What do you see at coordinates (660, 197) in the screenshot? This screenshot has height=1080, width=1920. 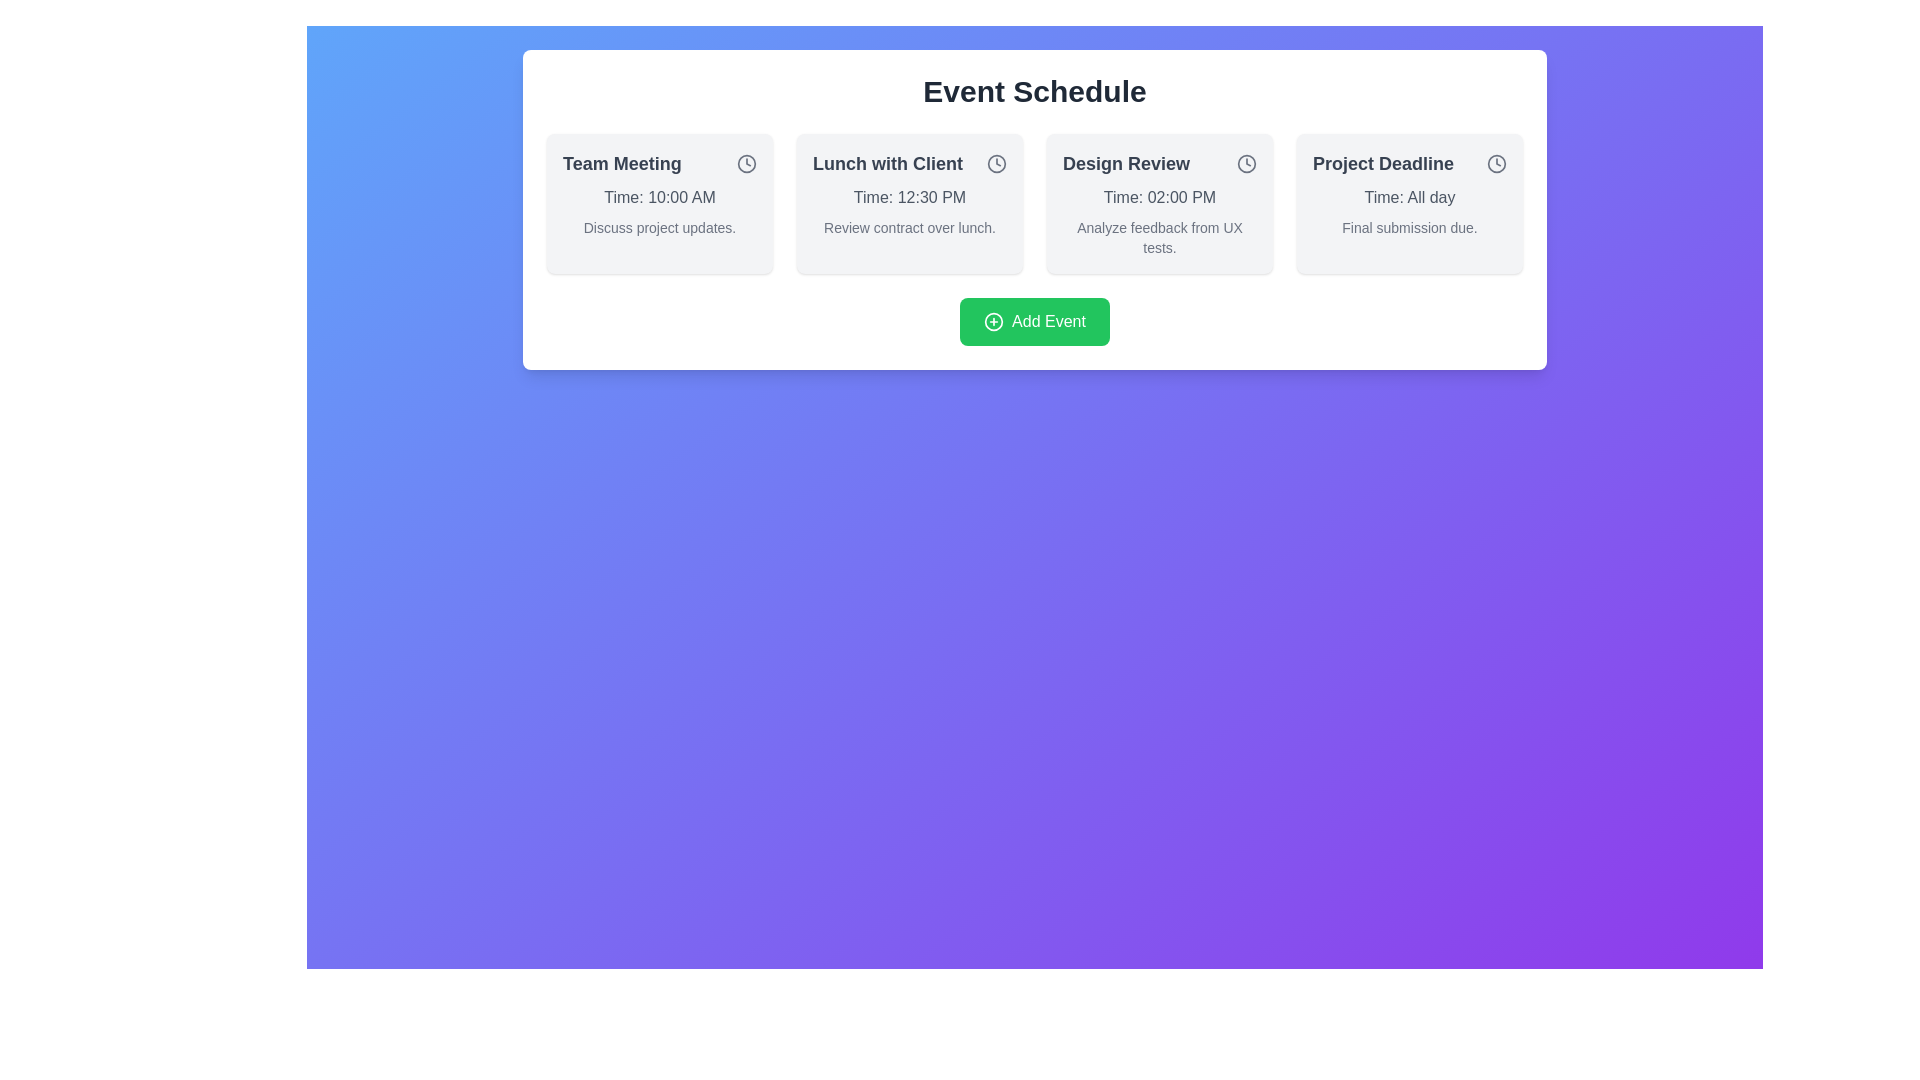 I see `the text label displaying 'Time: 10:00 AM' in gray, located within the card labeled 'Team Meeting', positioned directly below the title` at bounding box center [660, 197].